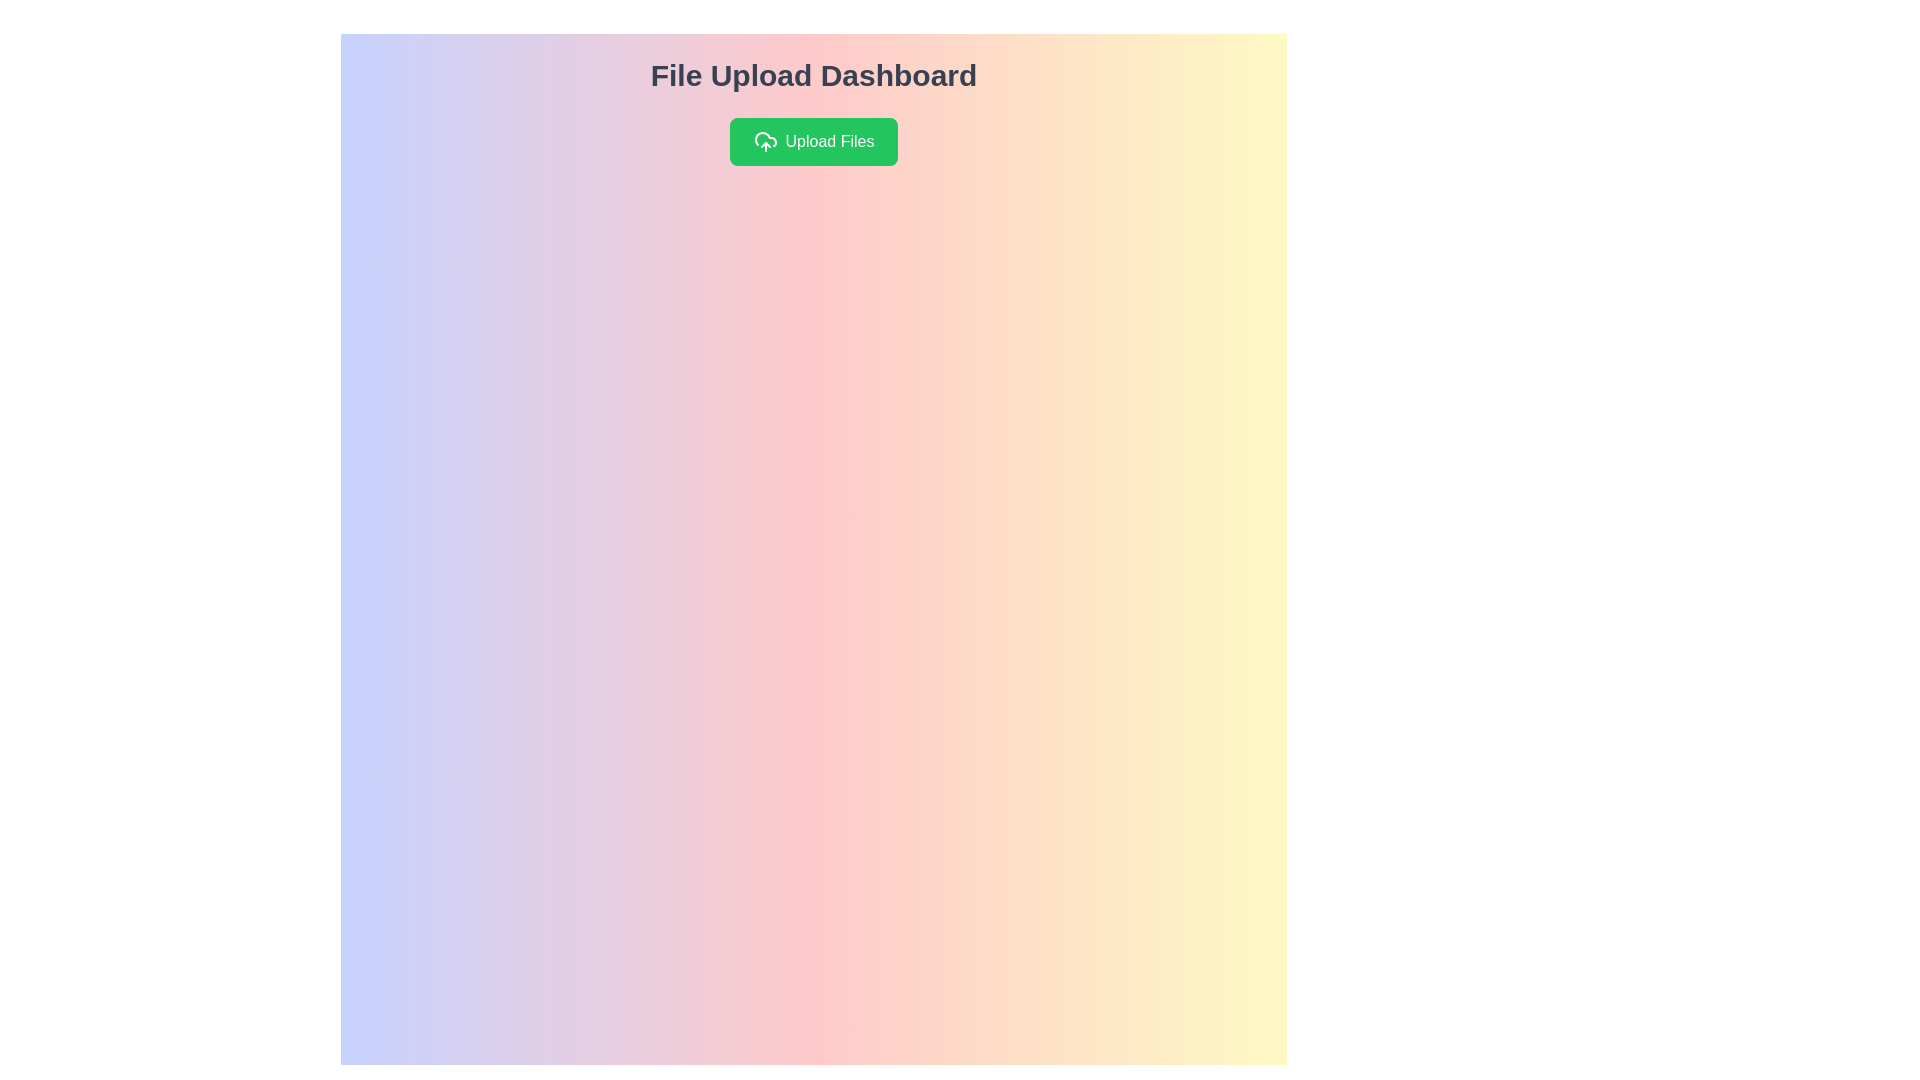 The width and height of the screenshot is (1920, 1080). What do you see at coordinates (814, 141) in the screenshot?
I see `the green button labeled 'Upload Files'` at bounding box center [814, 141].